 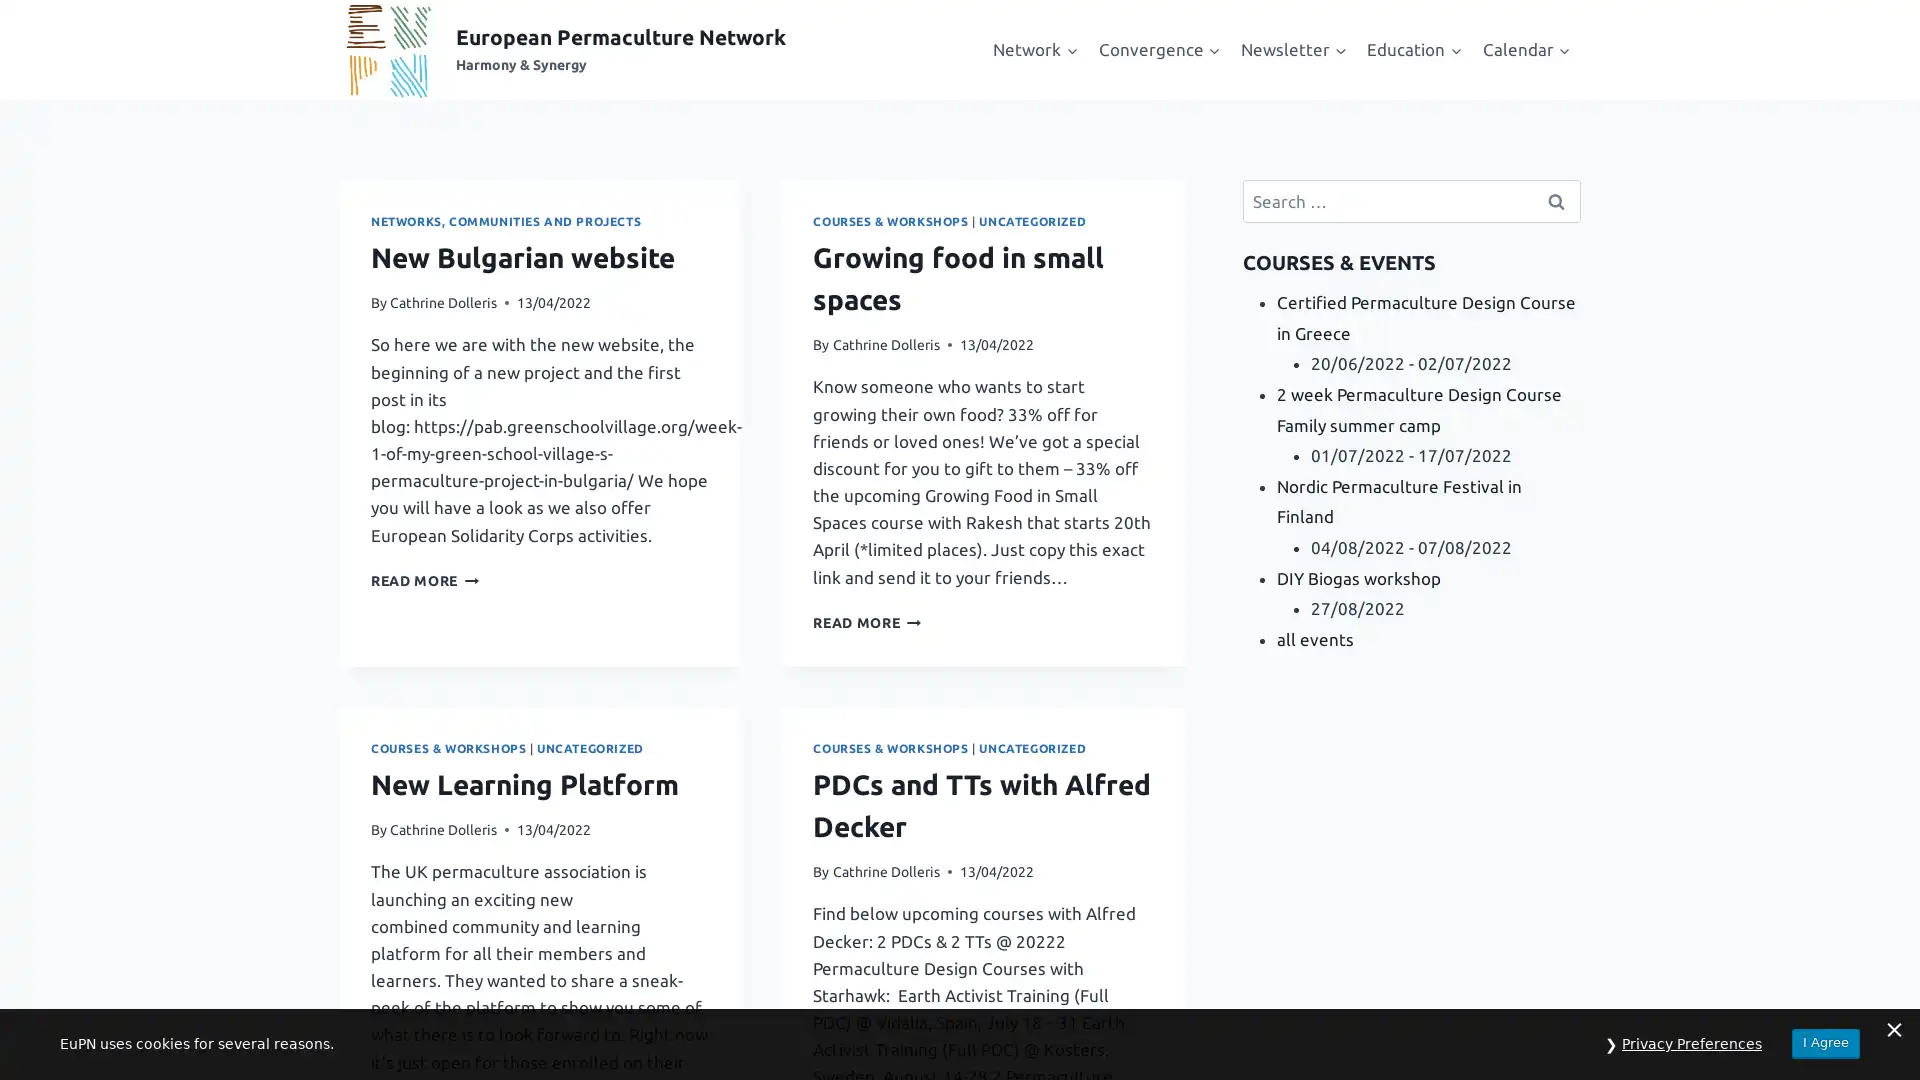 I want to click on Expand child menu, so click(x=1035, y=48).